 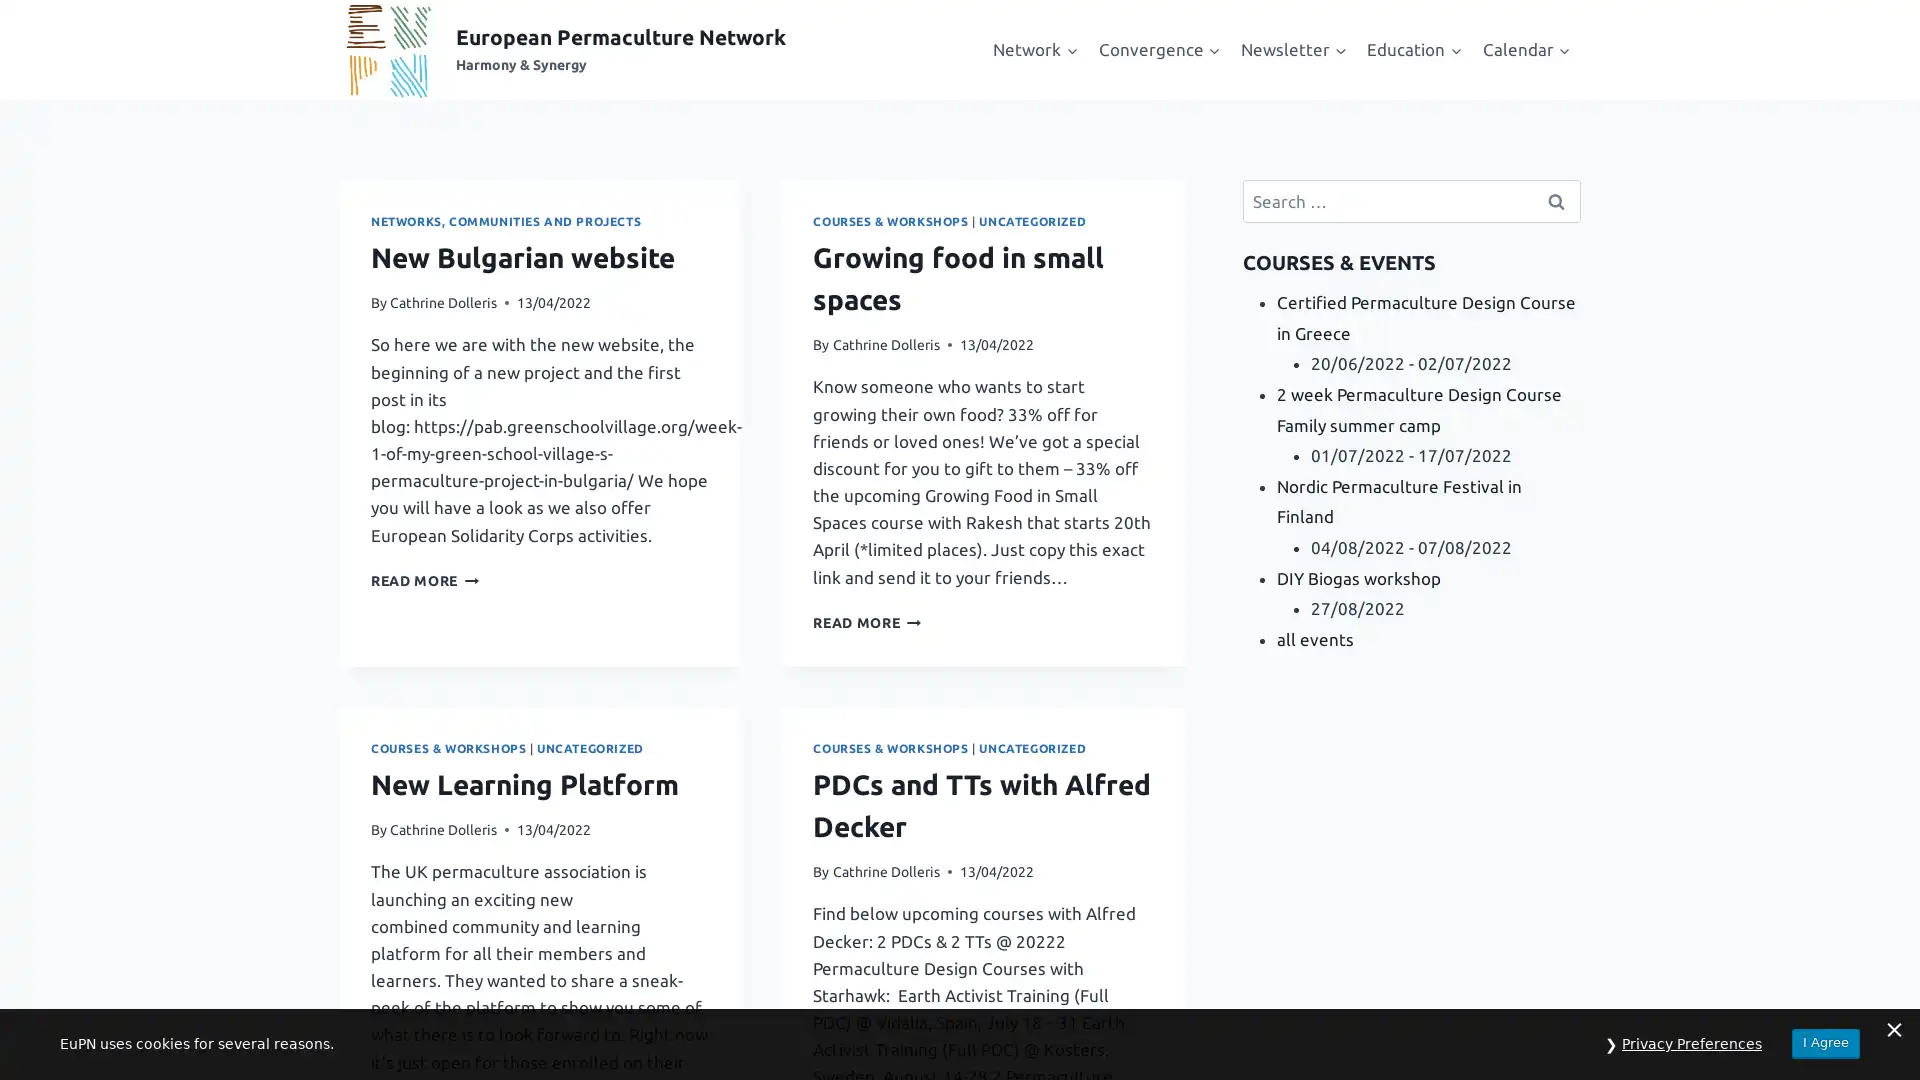 I want to click on Expand child menu, so click(x=1035, y=48).